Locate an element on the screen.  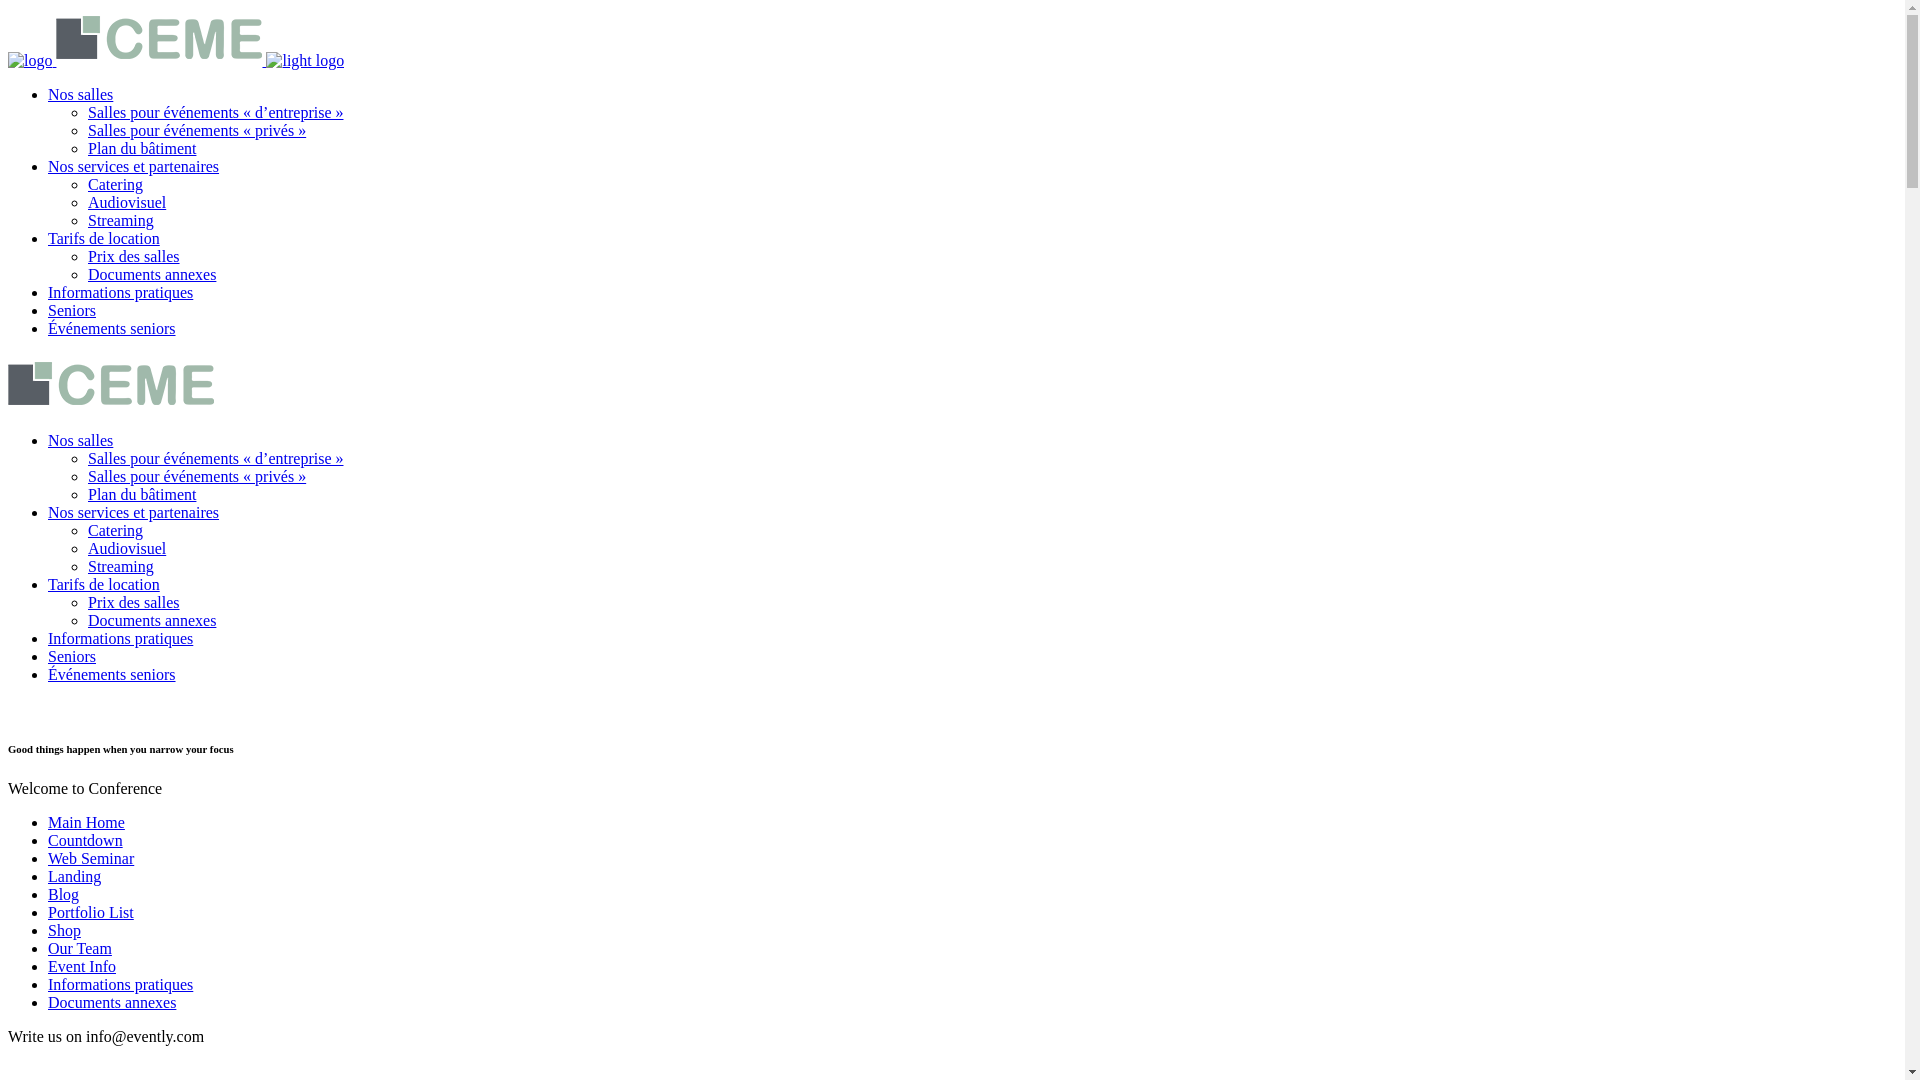
'Nos services et partenaires' is located at coordinates (132, 511).